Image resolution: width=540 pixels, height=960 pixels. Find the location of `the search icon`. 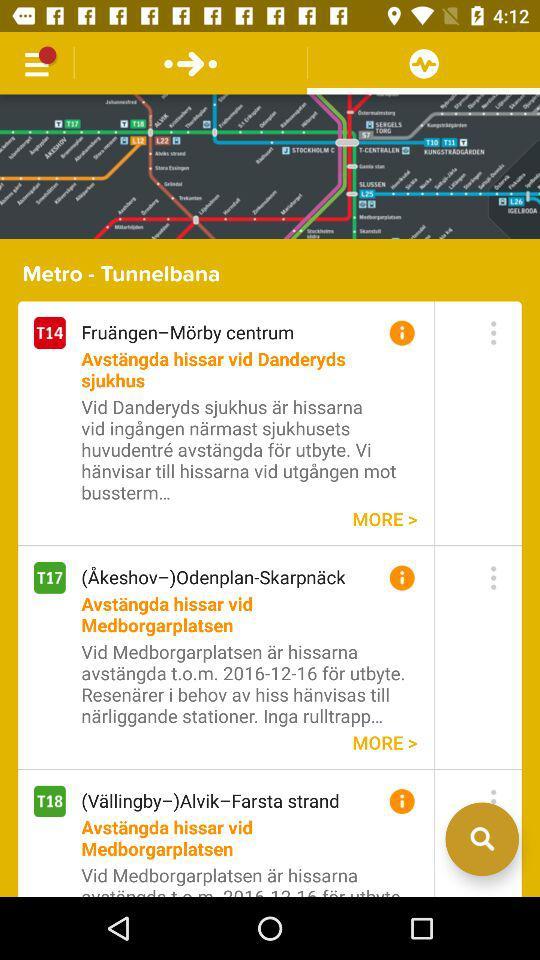

the search icon is located at coordinates (481, 897).